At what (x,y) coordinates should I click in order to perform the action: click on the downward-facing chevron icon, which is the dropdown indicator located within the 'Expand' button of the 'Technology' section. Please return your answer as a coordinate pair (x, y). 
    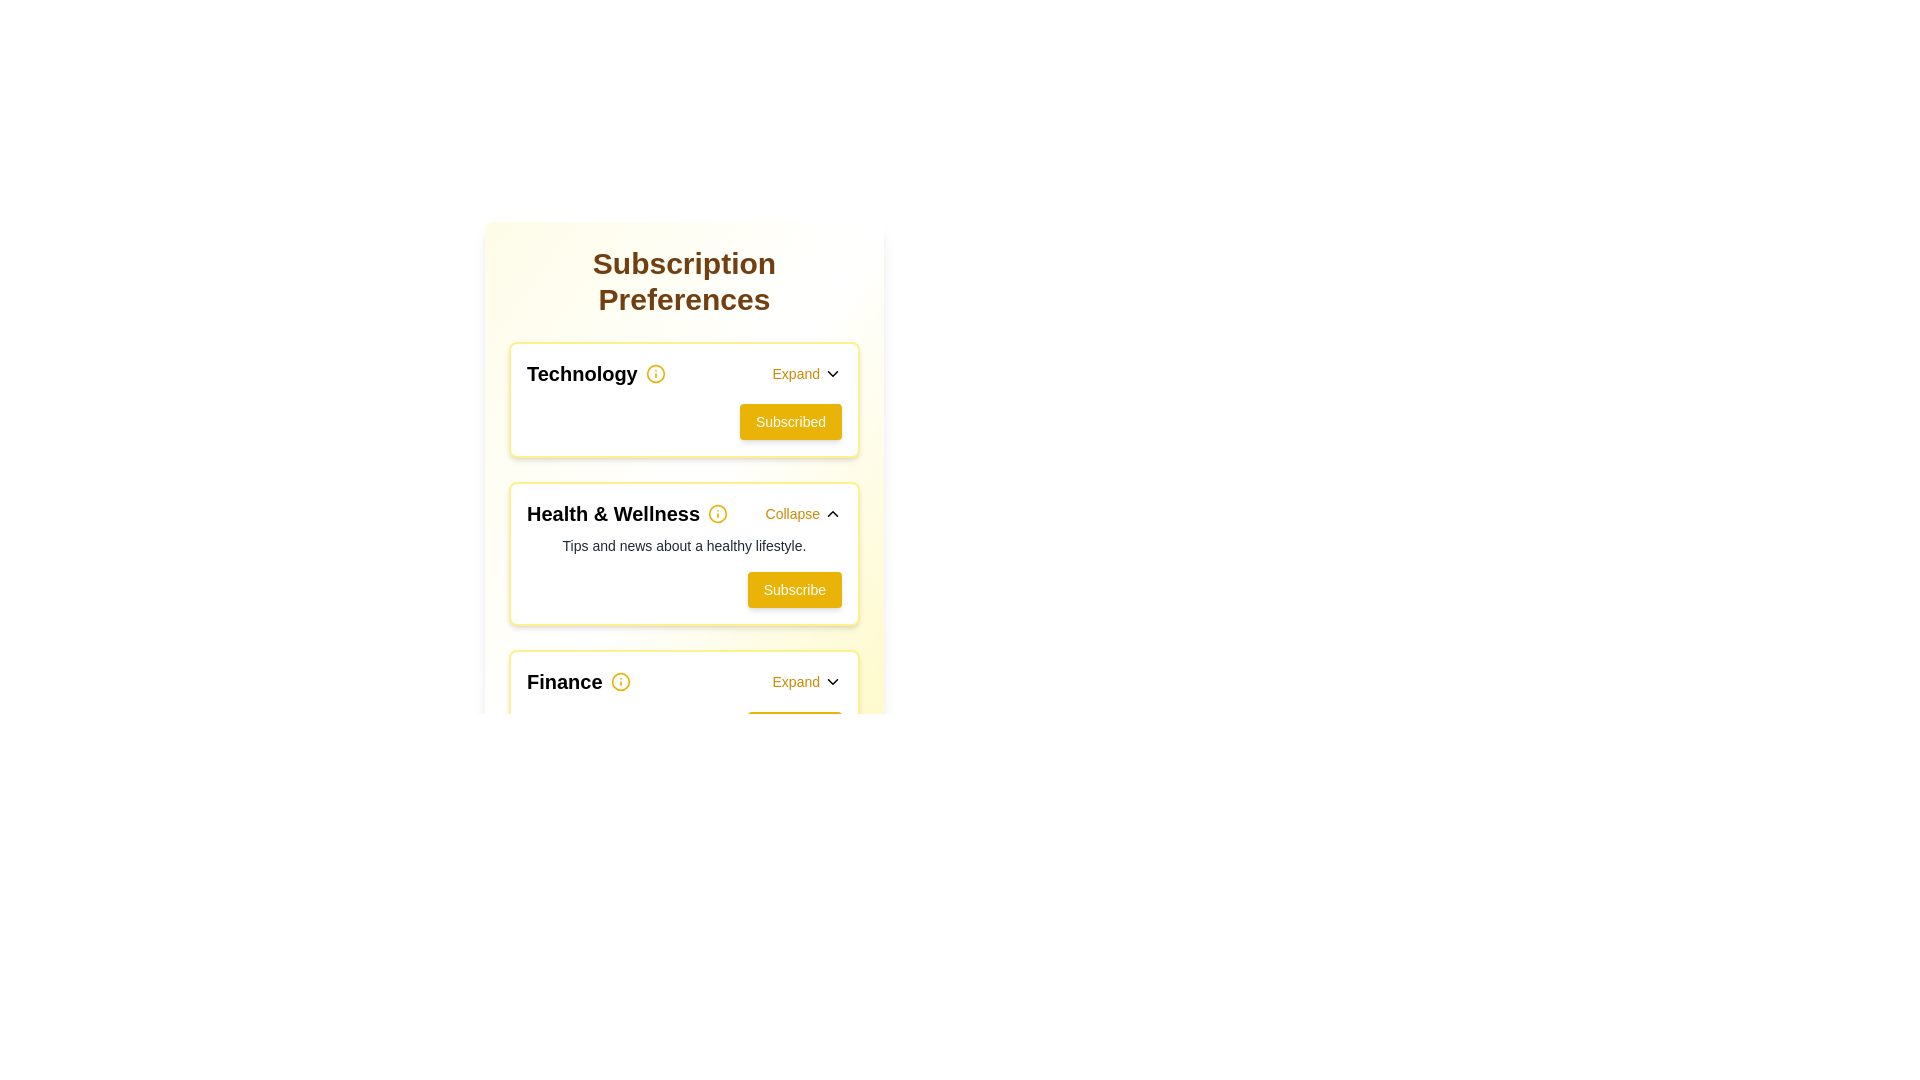
    Looking at the image, I should click on (833, 374).